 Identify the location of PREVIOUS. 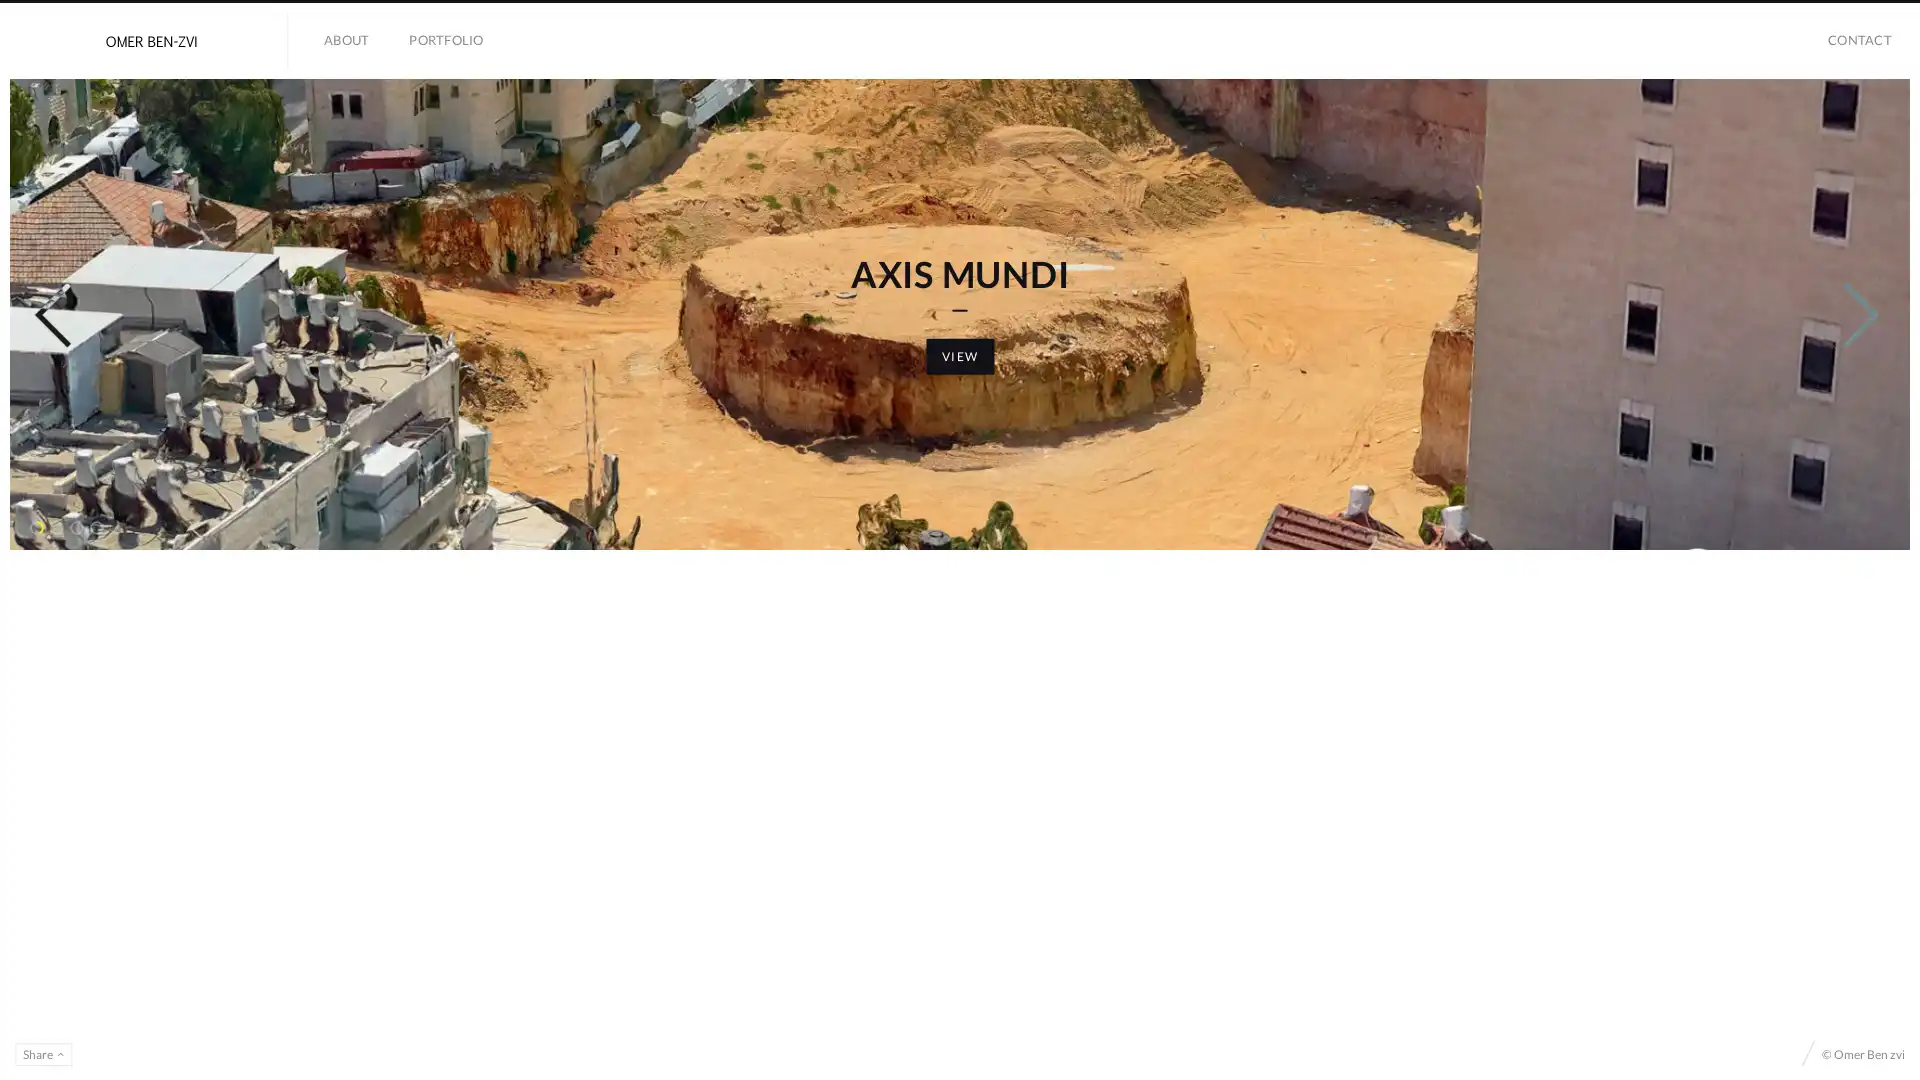
(59, 554).